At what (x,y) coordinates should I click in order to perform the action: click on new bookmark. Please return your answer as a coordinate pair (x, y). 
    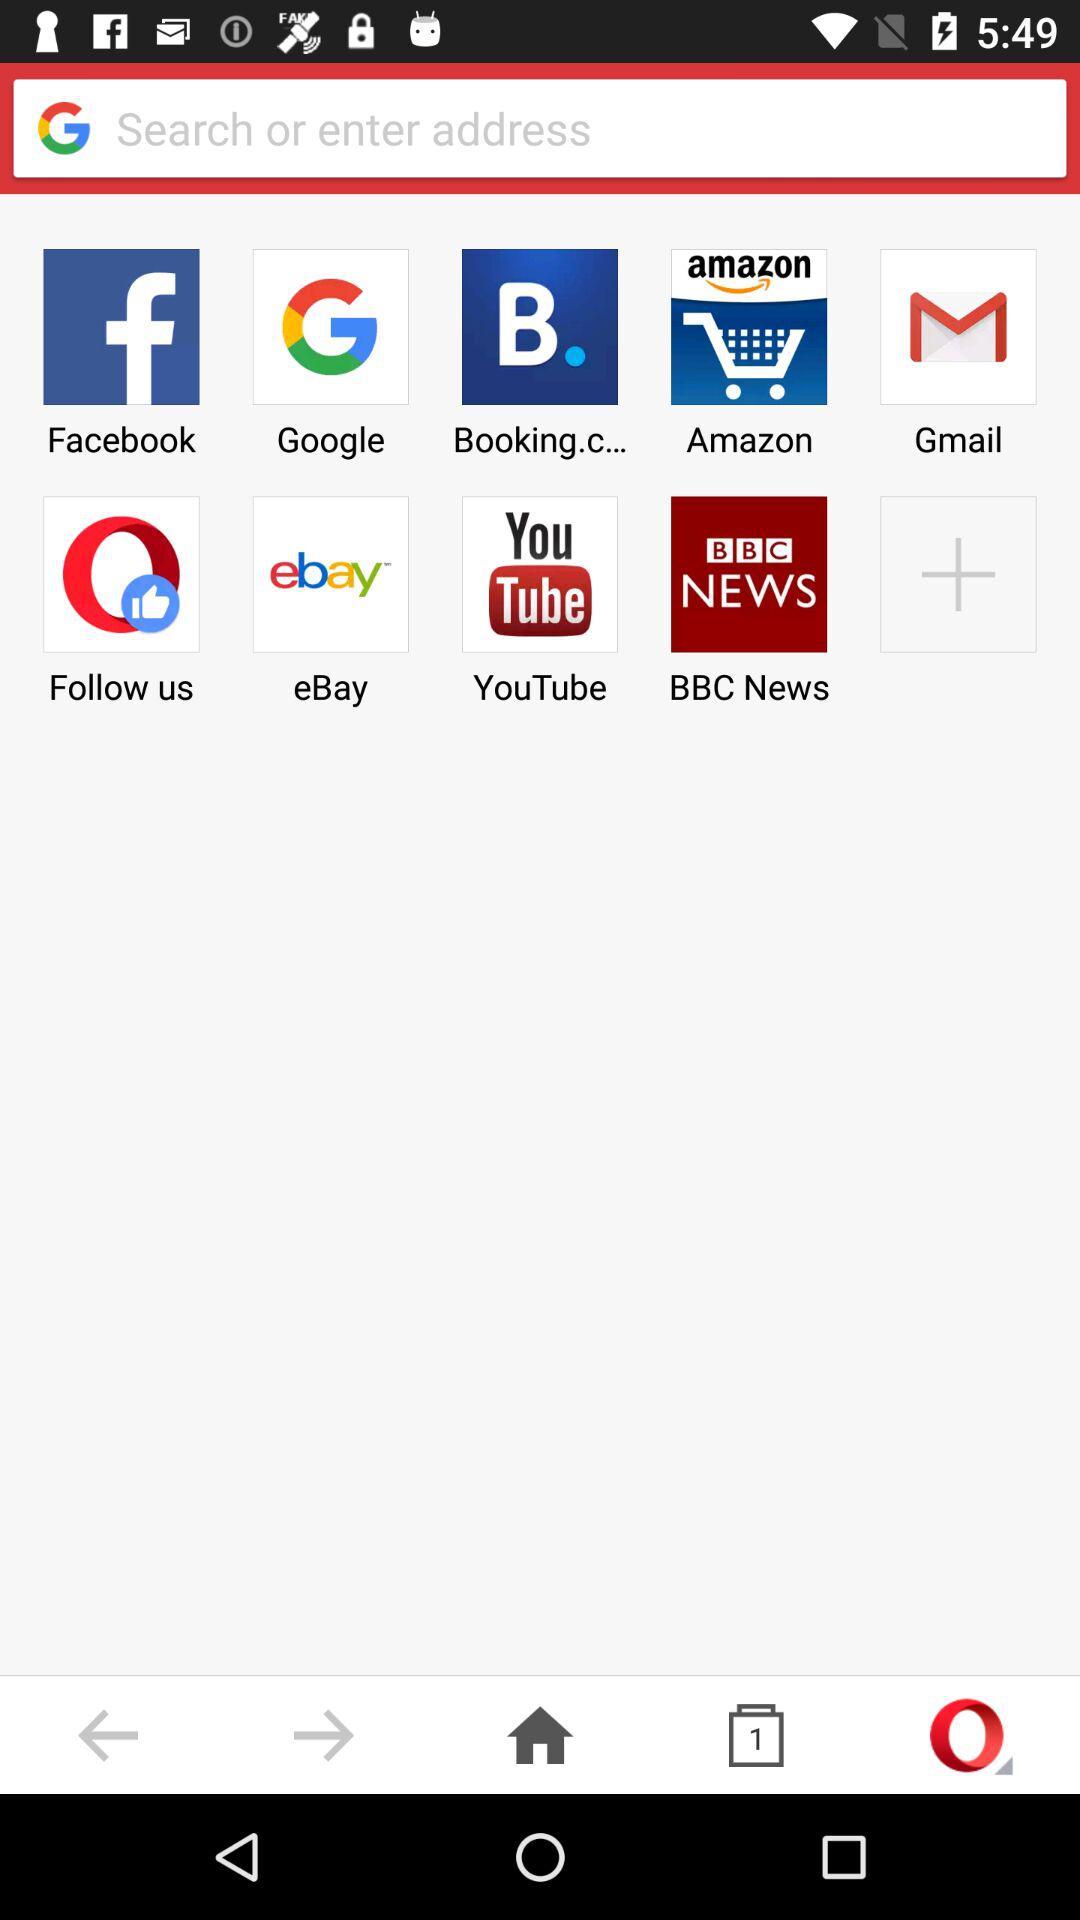
    Looking at the image, I should click on (957, 593).